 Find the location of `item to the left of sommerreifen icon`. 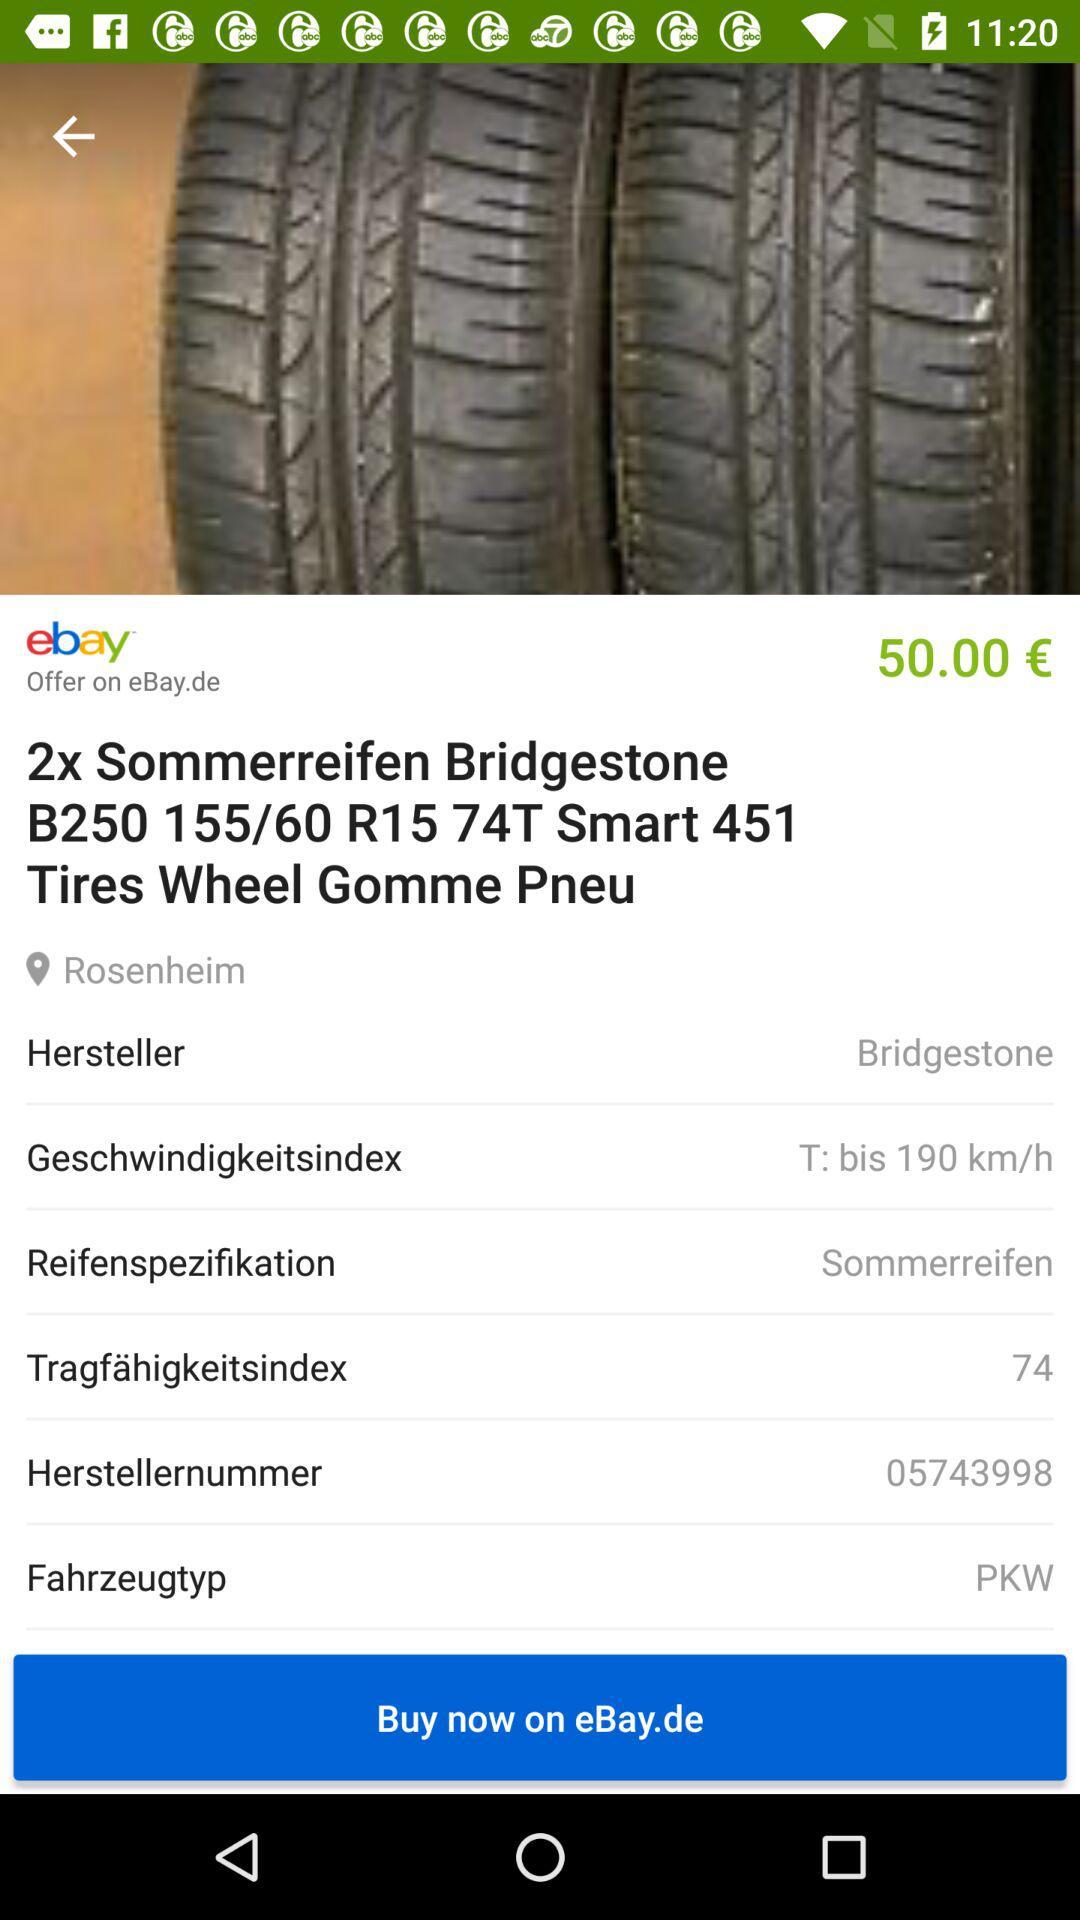

item to the left of sommerreifen icon is located at coordinates (181, 1260).